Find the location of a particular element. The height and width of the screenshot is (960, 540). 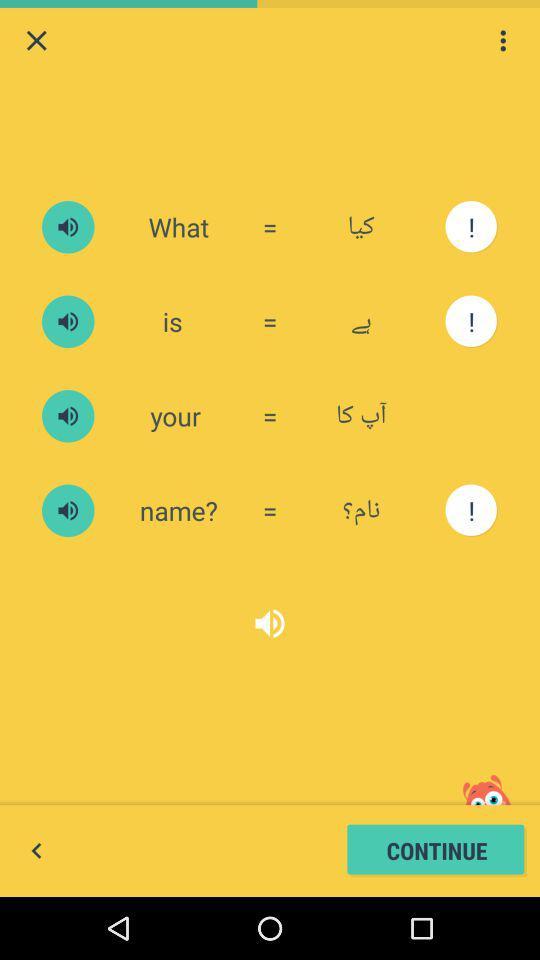

the volume icon is located at coordinates (67, 546).